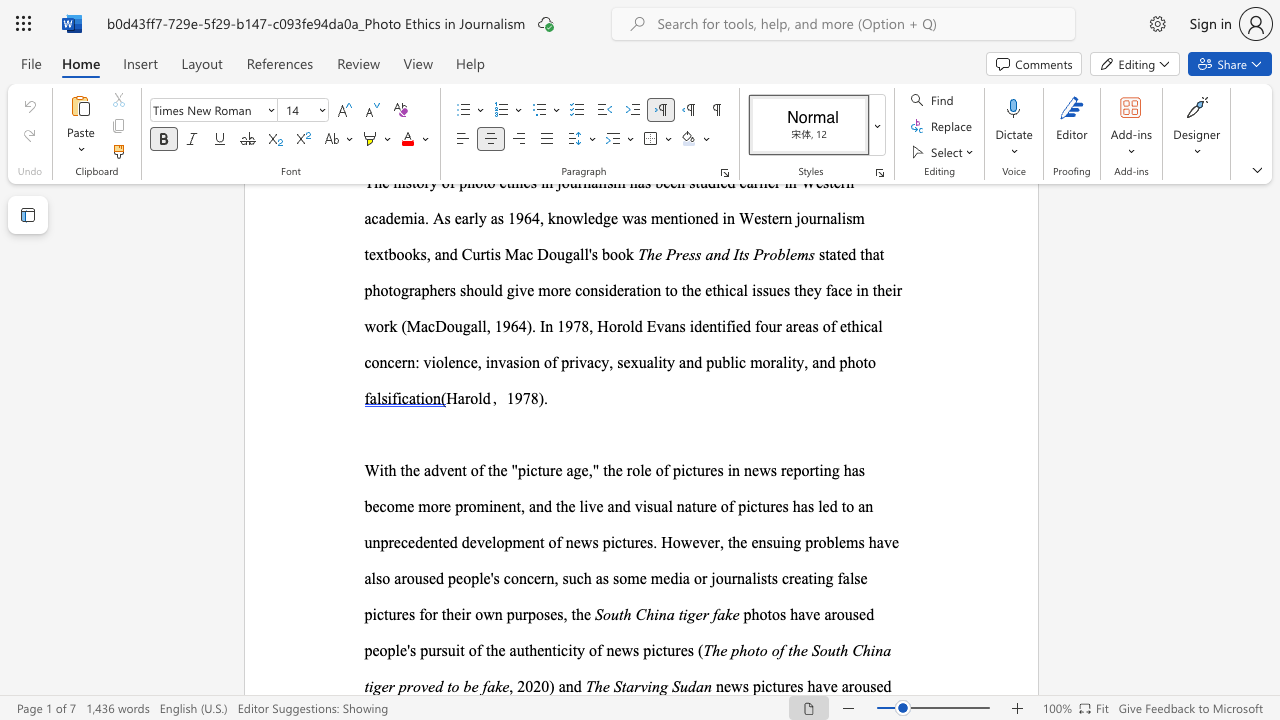  I want to click on the subset text "oto of the South Ch" within the text "The photo of the South China tiger proved to be fake", so click(746, 650).